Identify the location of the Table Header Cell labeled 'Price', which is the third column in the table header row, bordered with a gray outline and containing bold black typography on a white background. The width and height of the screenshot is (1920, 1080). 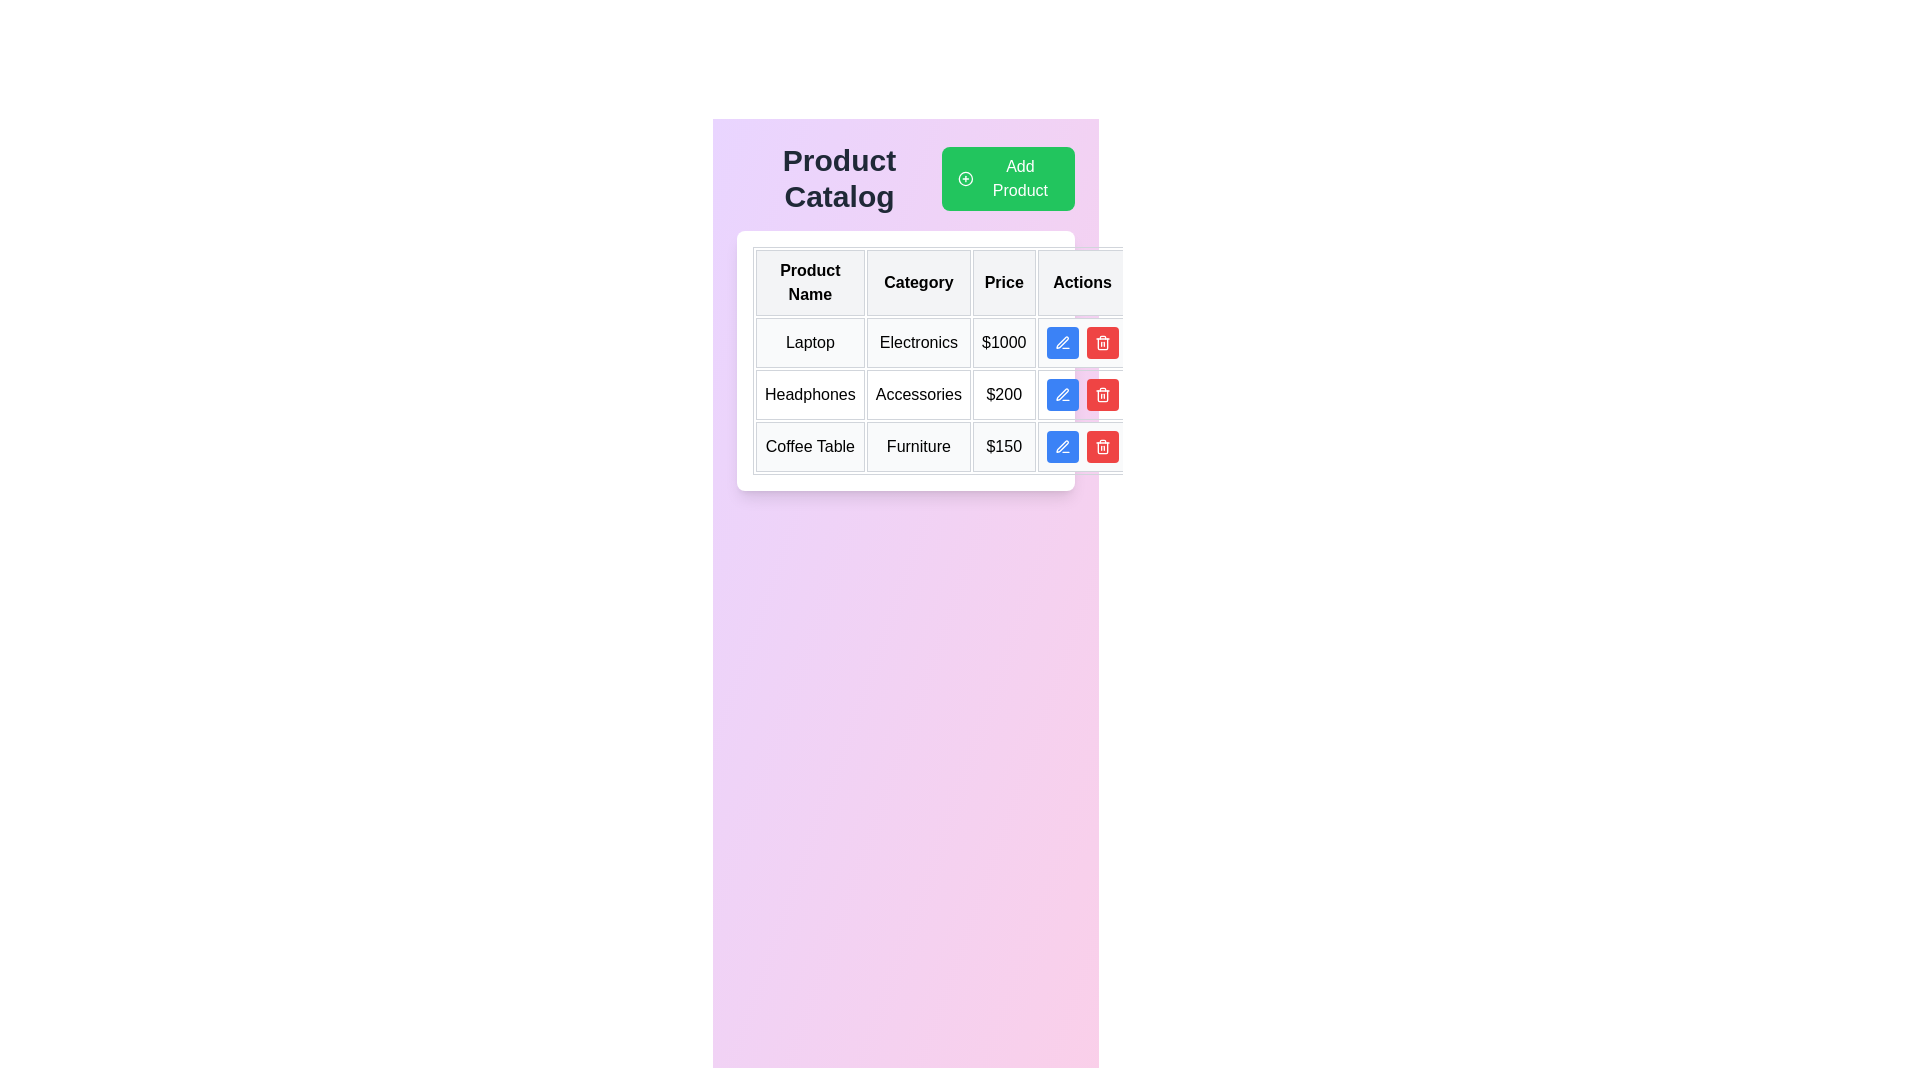
(1004, 282).